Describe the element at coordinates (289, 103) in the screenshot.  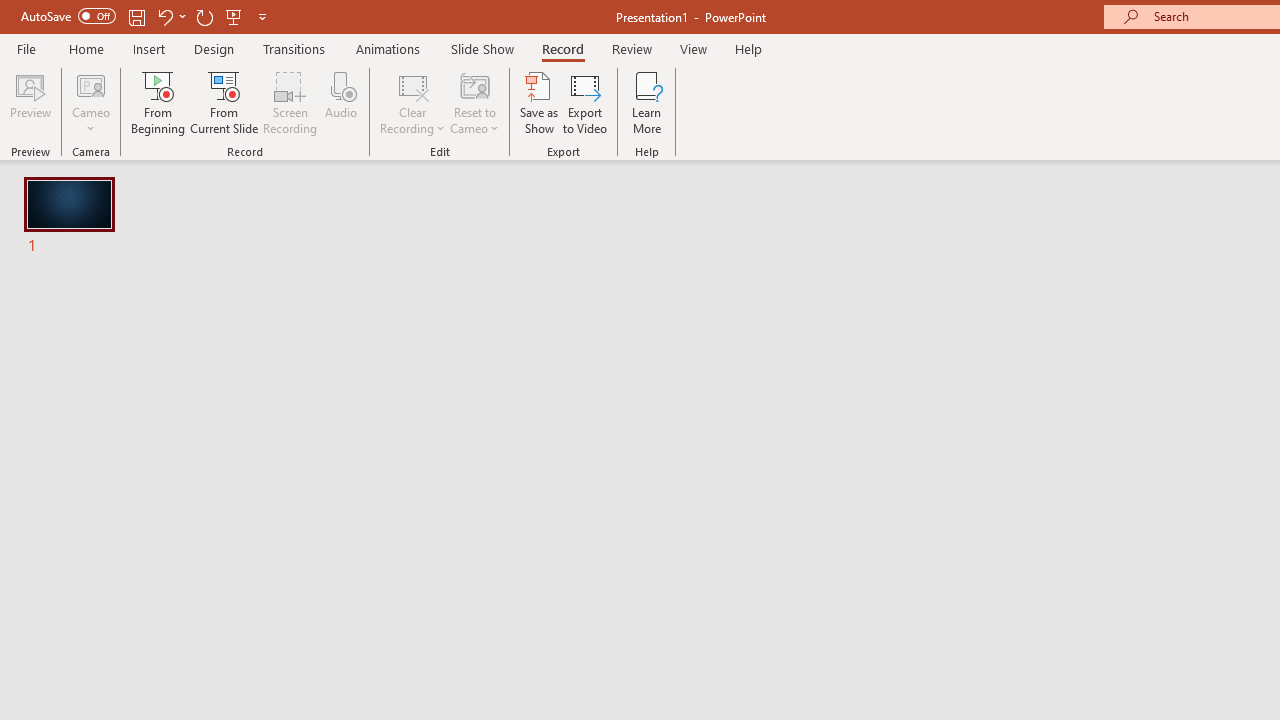
I see `'Screen Recording'` at that location.